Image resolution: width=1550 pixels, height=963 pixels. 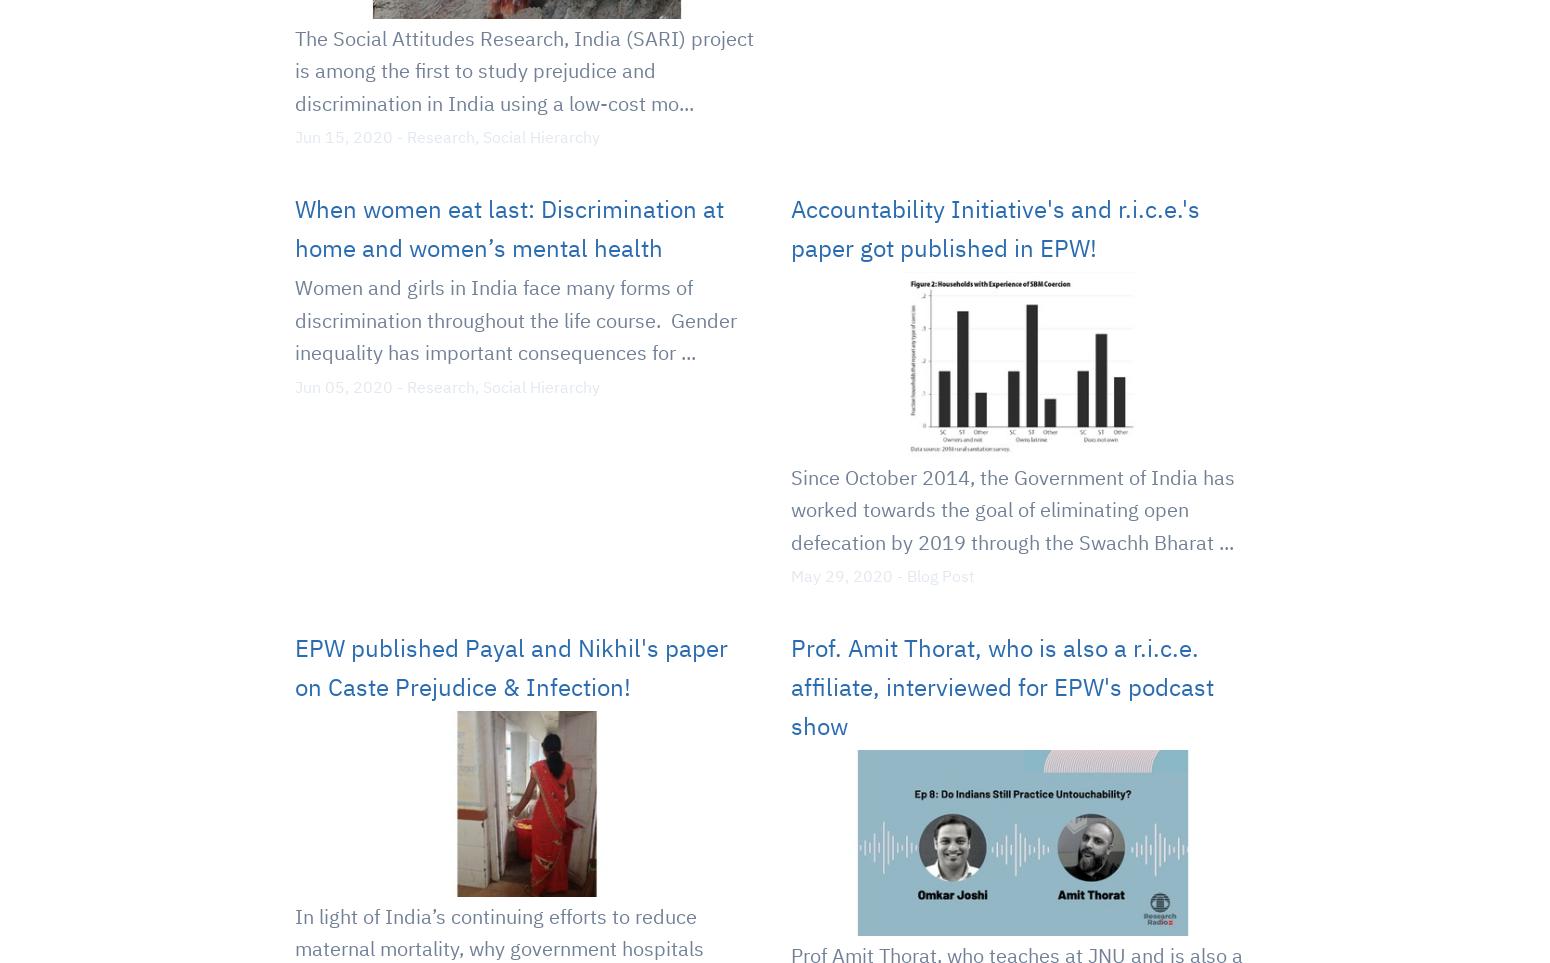 I want to click on 'Women and girls in India face many forms of discrimination throughout the life course.  Gender inequality has important consequences for ...', so click(x=514, y=320).